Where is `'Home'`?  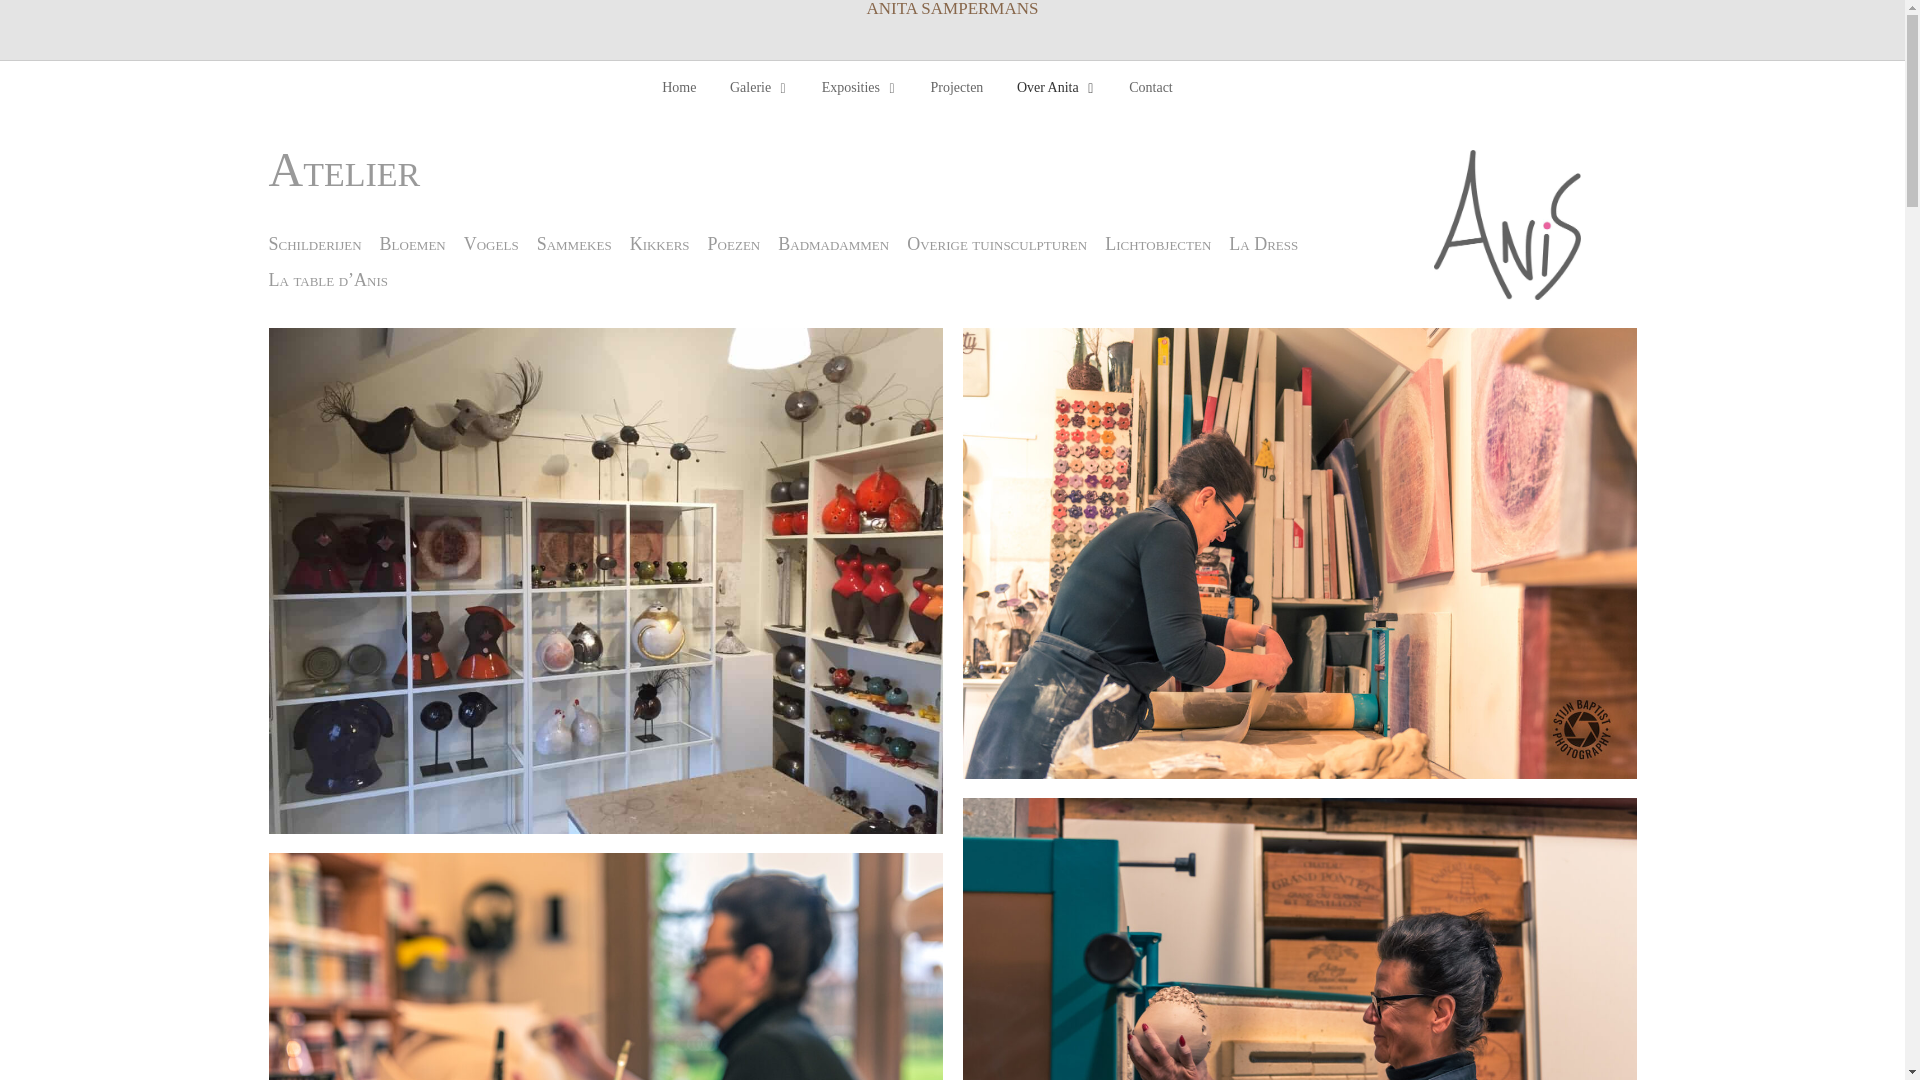 'Home' is located at coordinates (686, 87).